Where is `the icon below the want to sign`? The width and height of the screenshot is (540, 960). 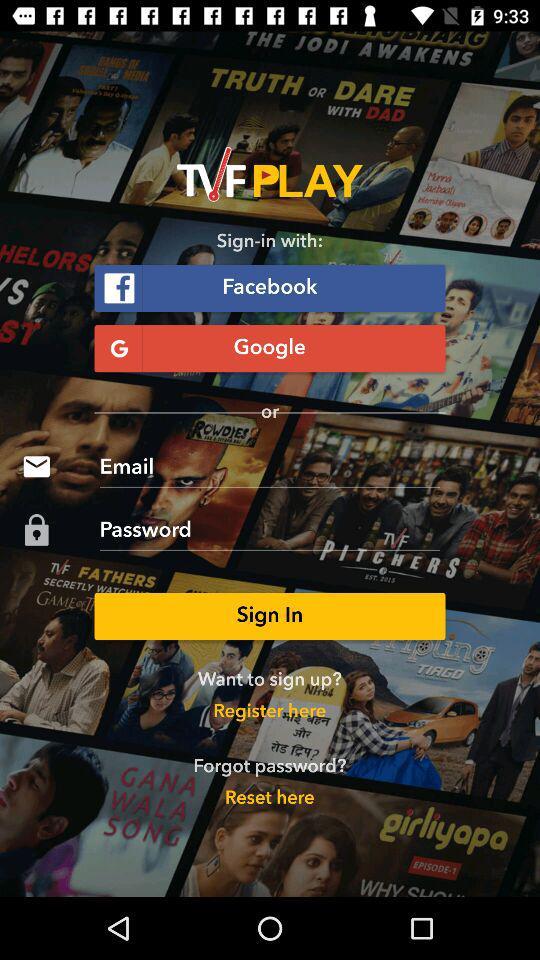
the icon below the want to sign is located at coordinates (269, 712).